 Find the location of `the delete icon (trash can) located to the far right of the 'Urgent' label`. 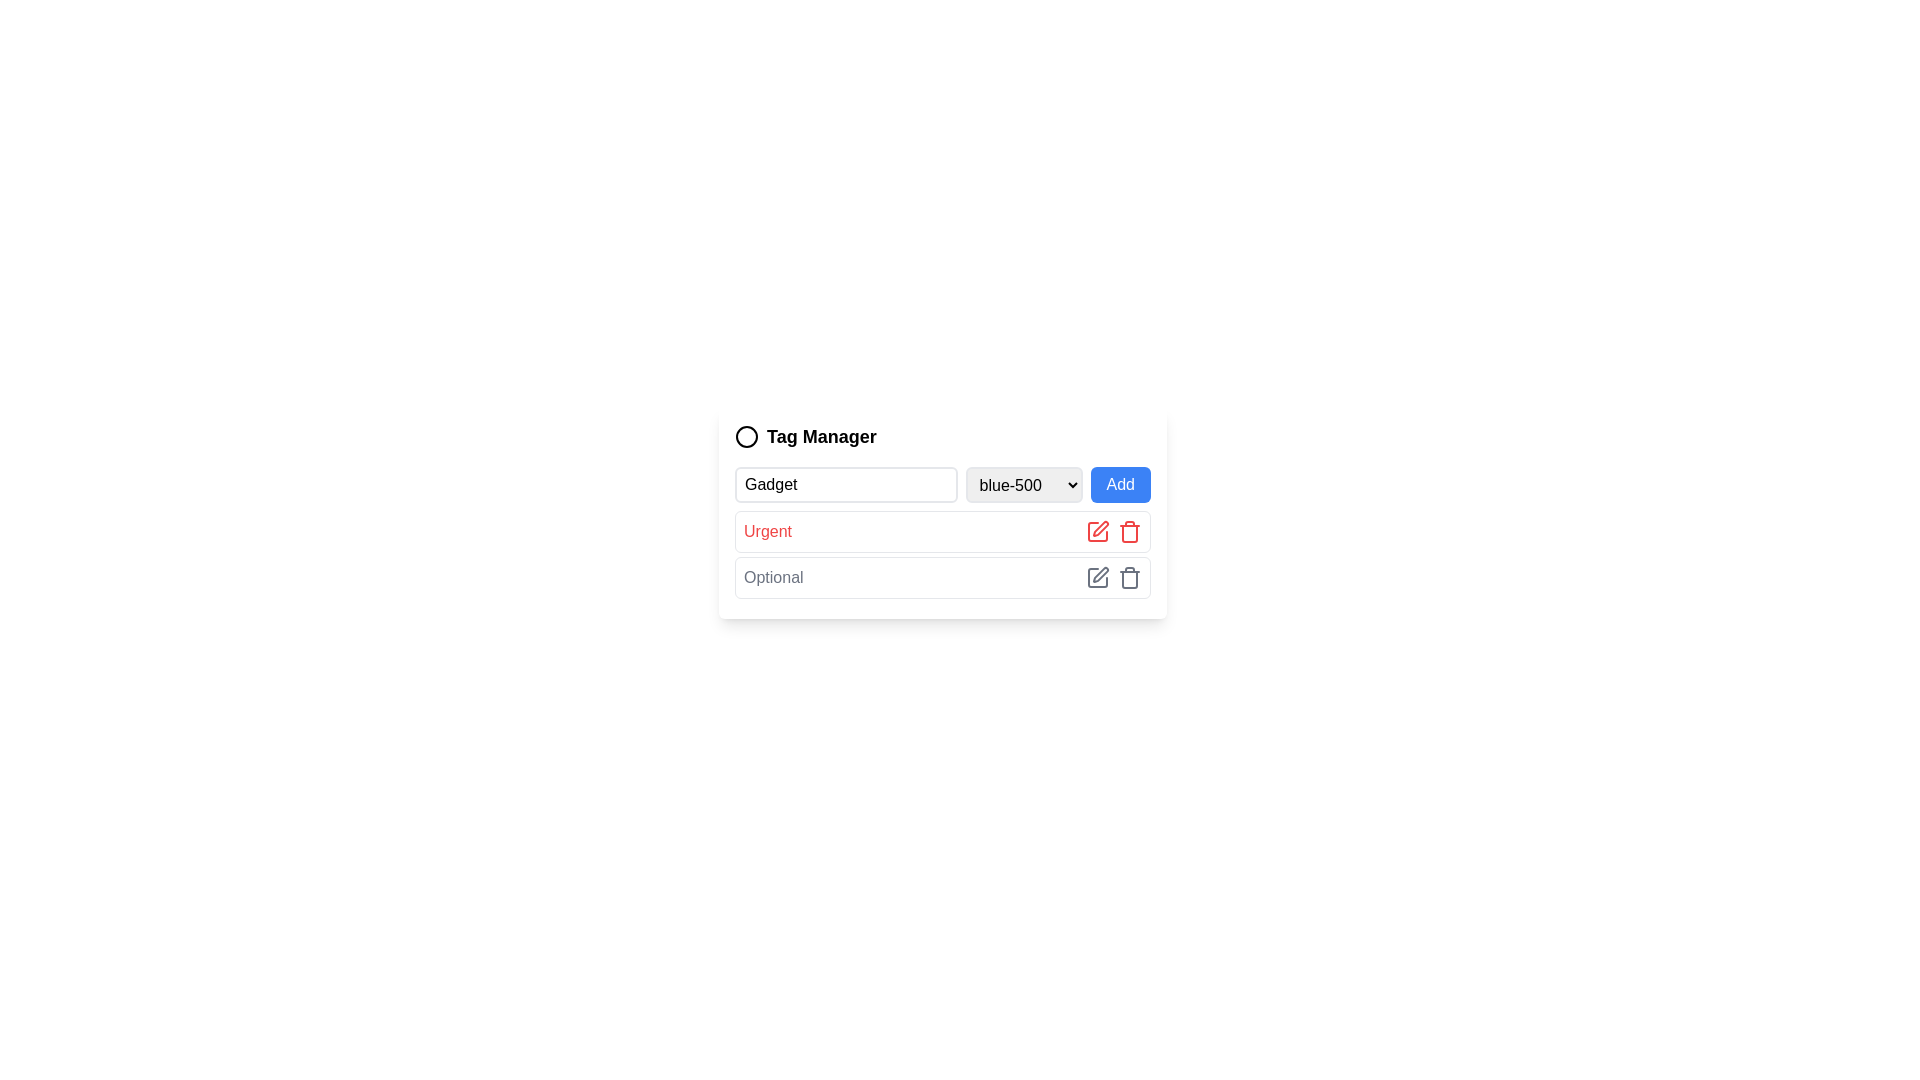

the delete icon (trash can) located to the far right of the 'Urgent' label is located at coordinates (1112, 531).